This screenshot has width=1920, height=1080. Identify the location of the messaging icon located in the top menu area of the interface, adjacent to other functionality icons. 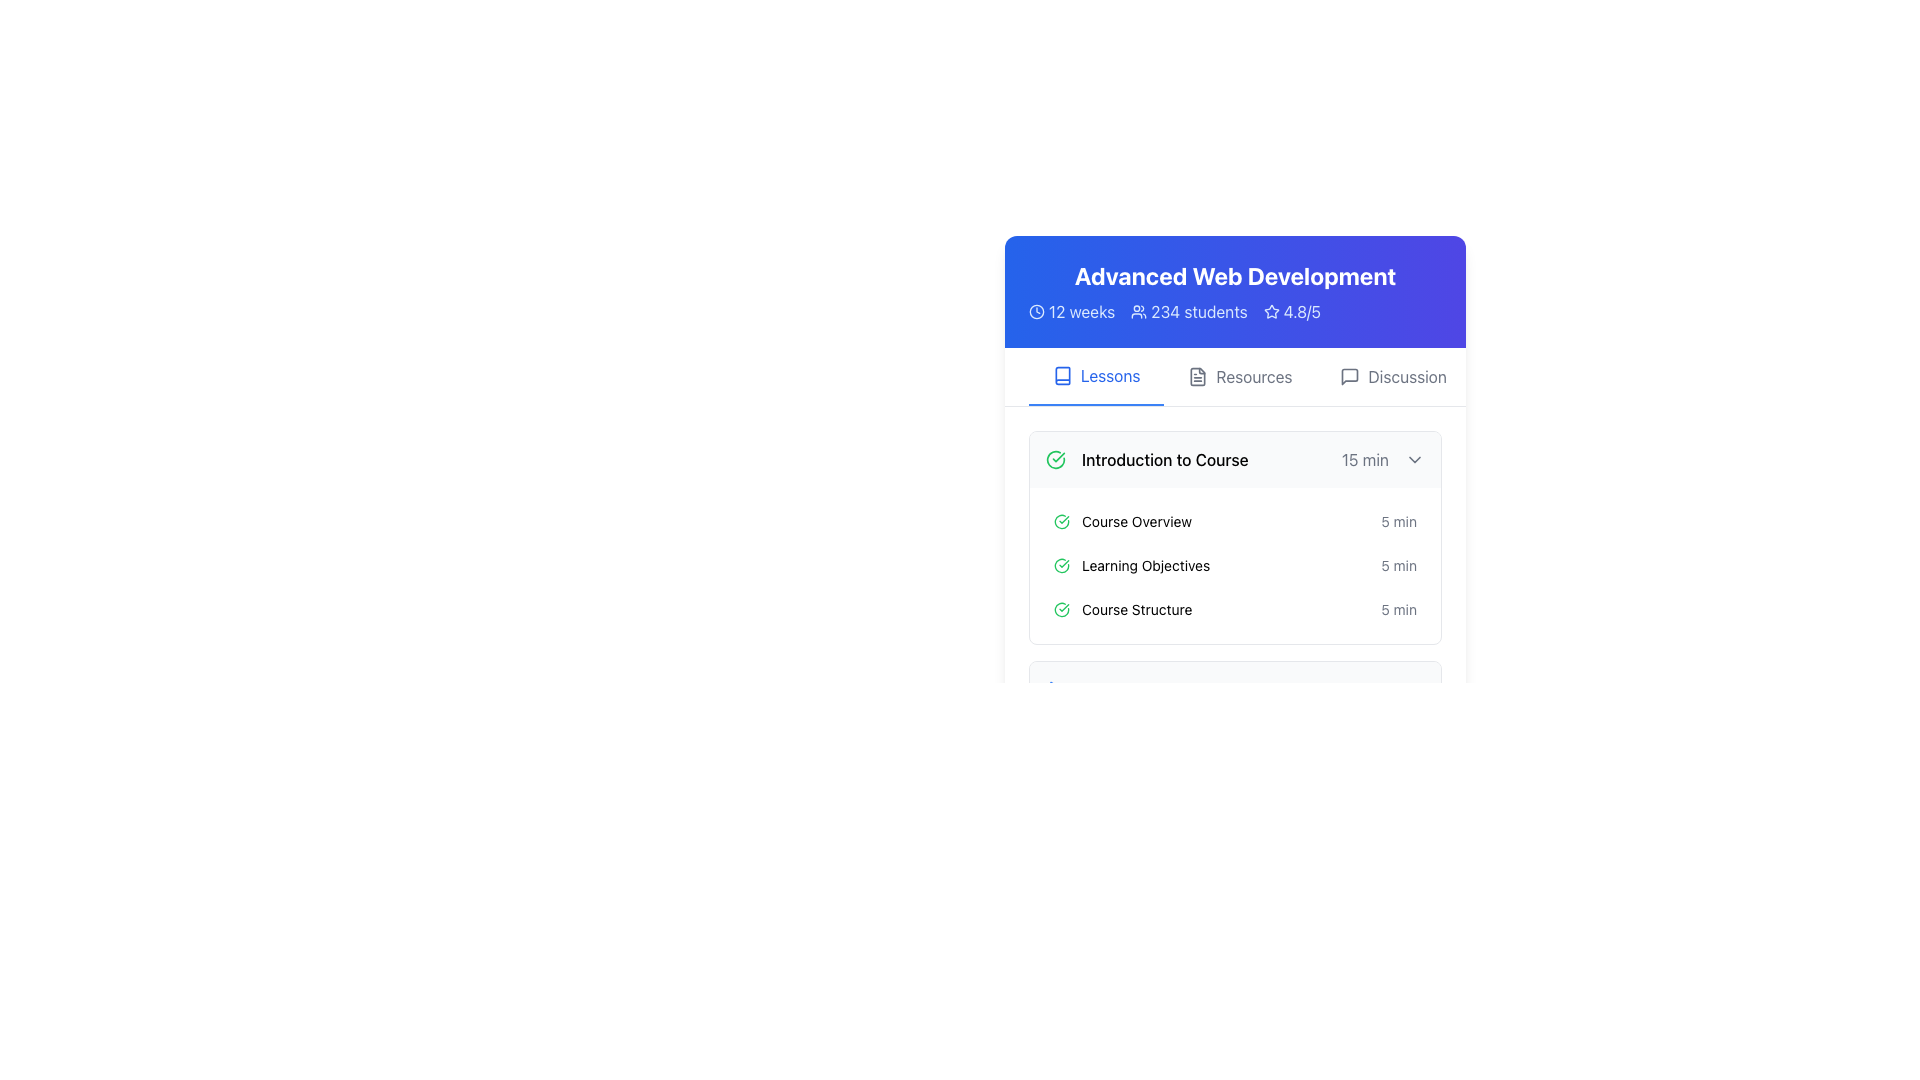
(1350, 377).